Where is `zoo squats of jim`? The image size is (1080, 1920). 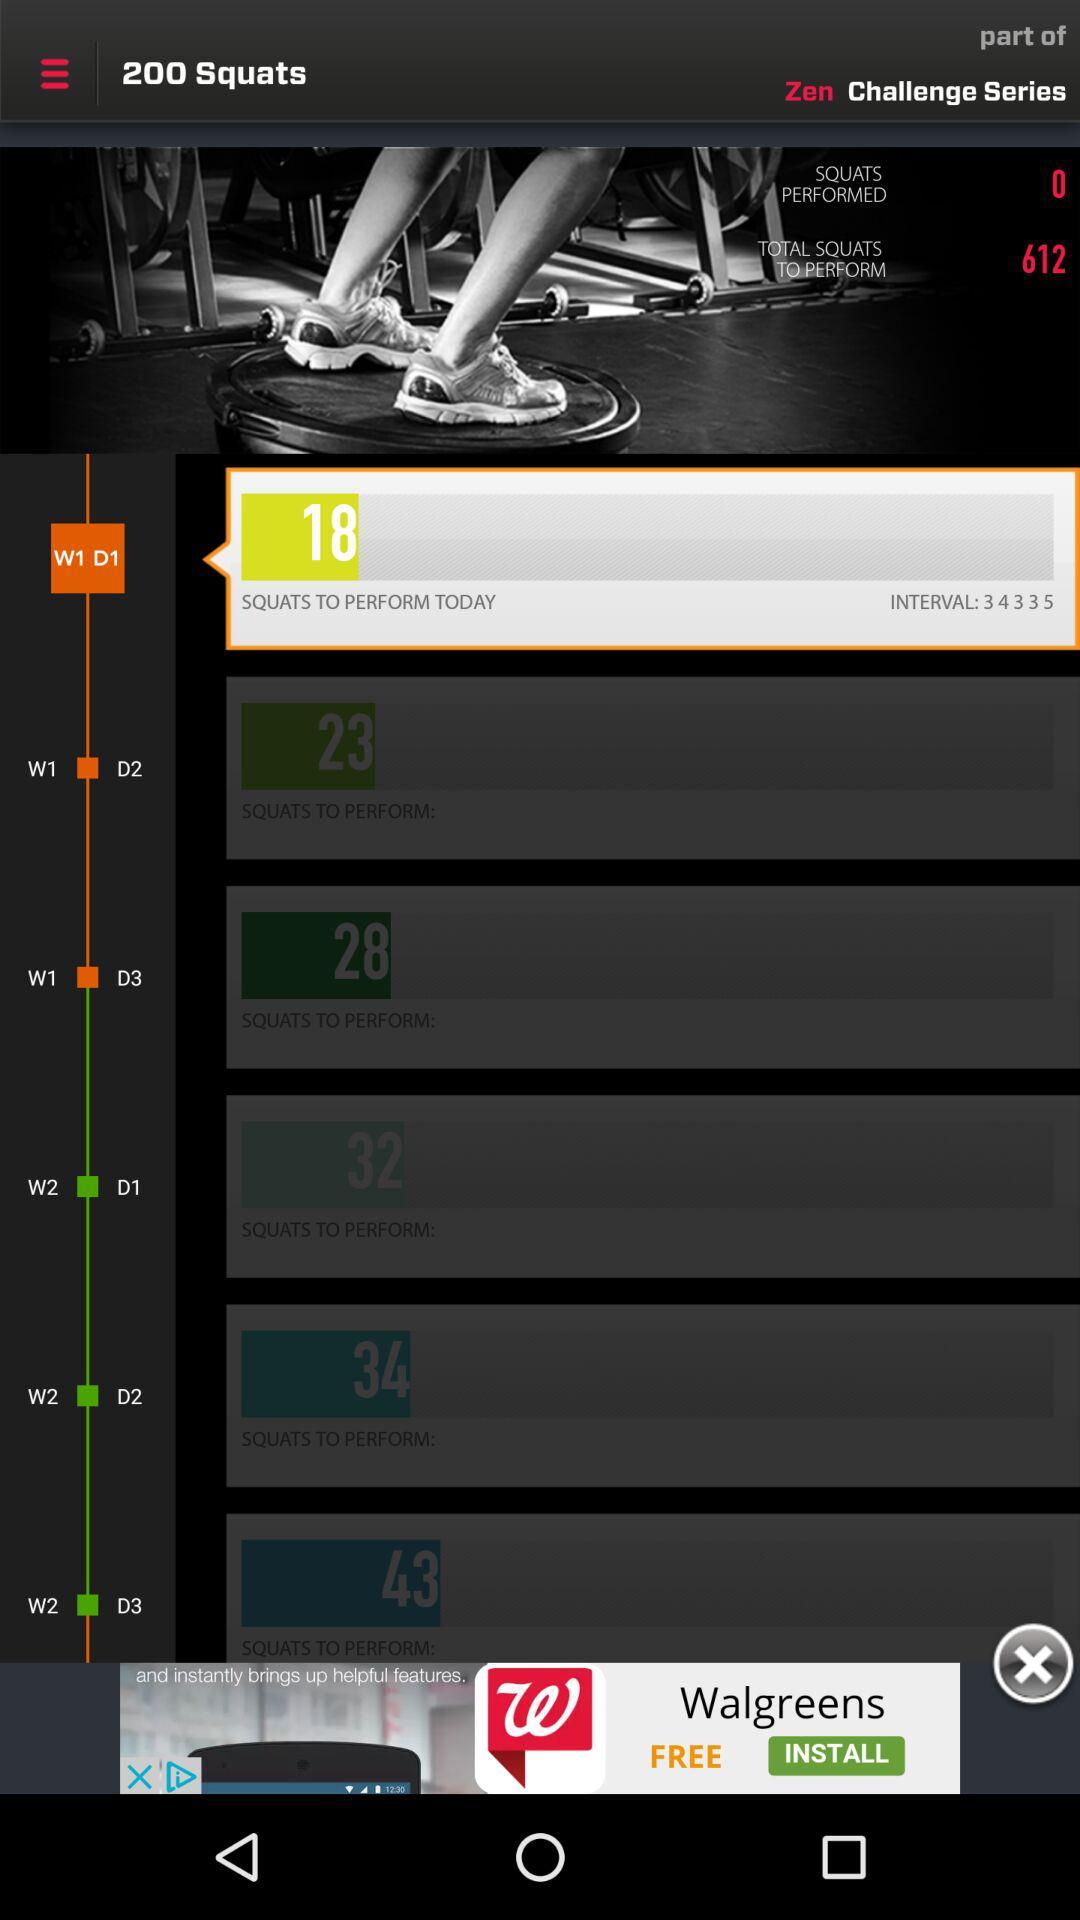
zoo squats of jim is located at coordinates (540, 1727).